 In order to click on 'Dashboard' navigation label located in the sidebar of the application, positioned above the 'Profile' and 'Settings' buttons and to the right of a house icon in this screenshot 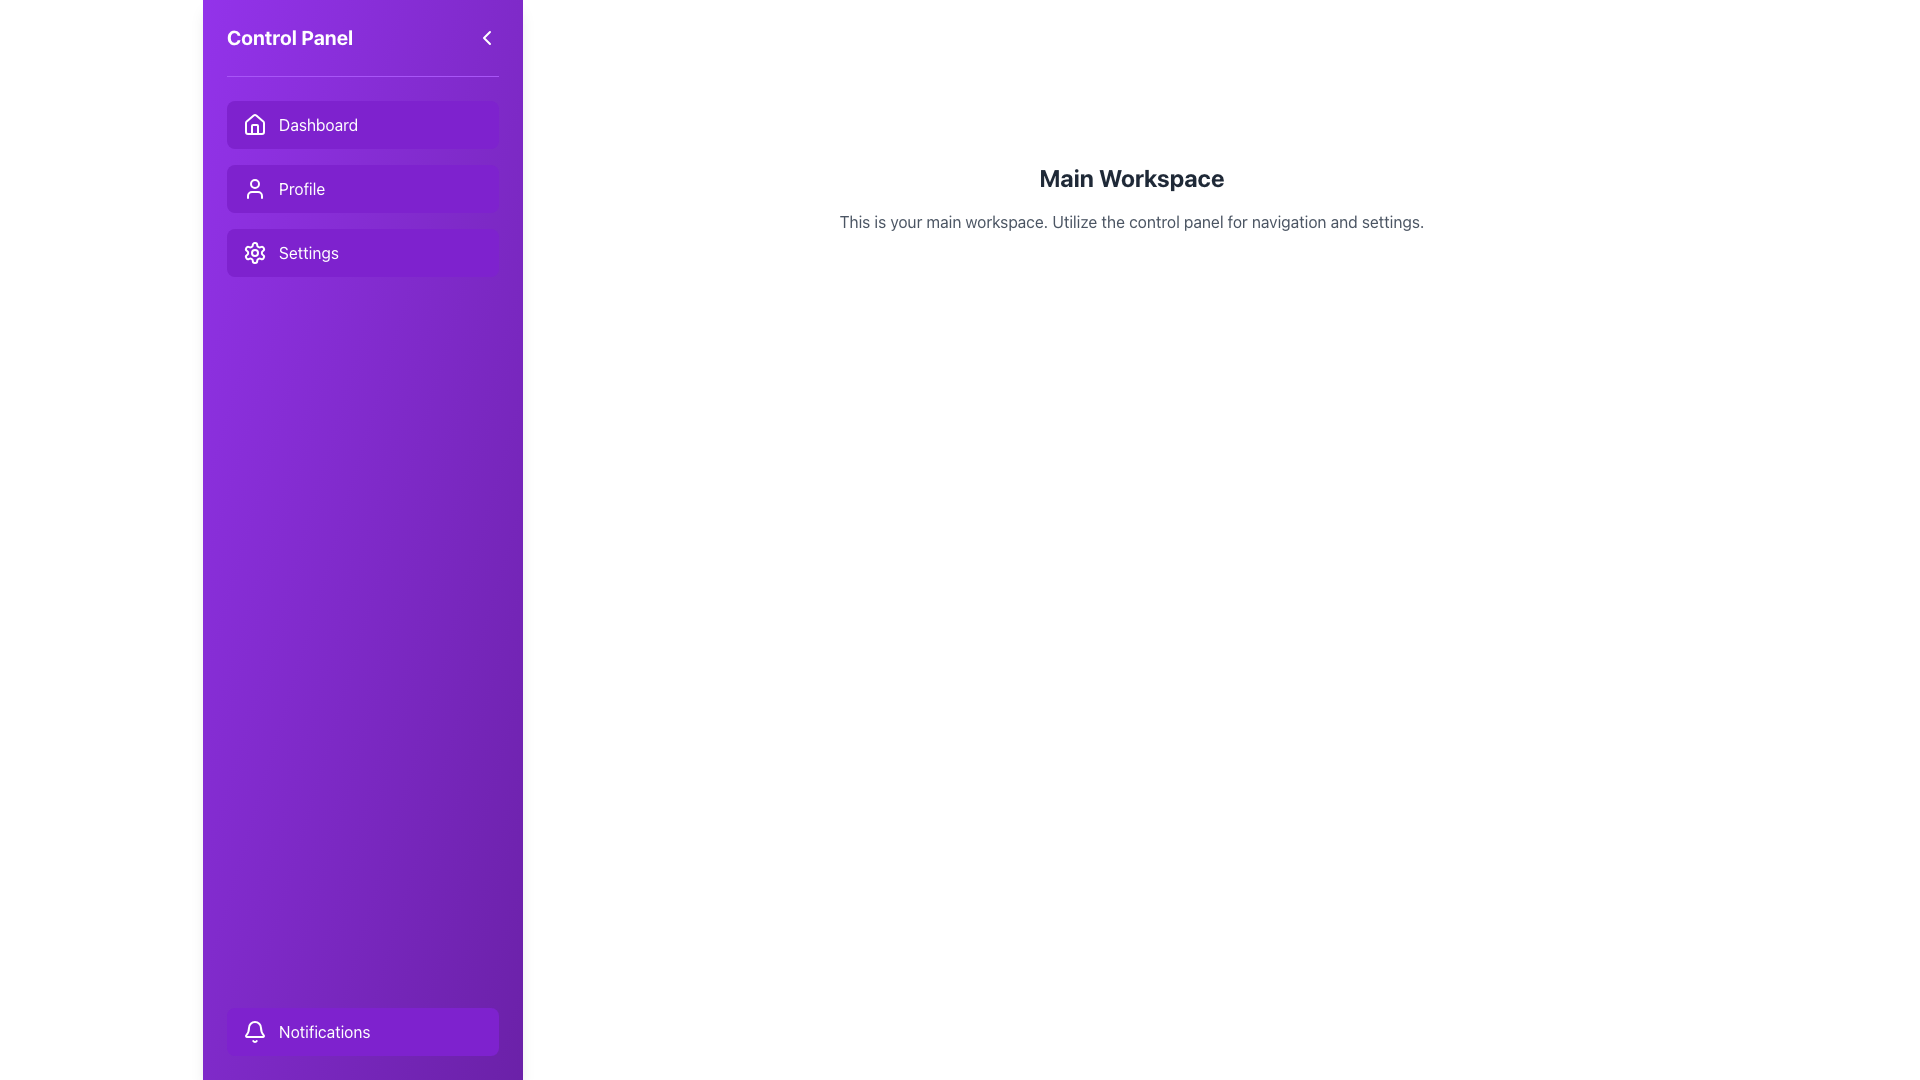, I will do `click(317, 124)`.